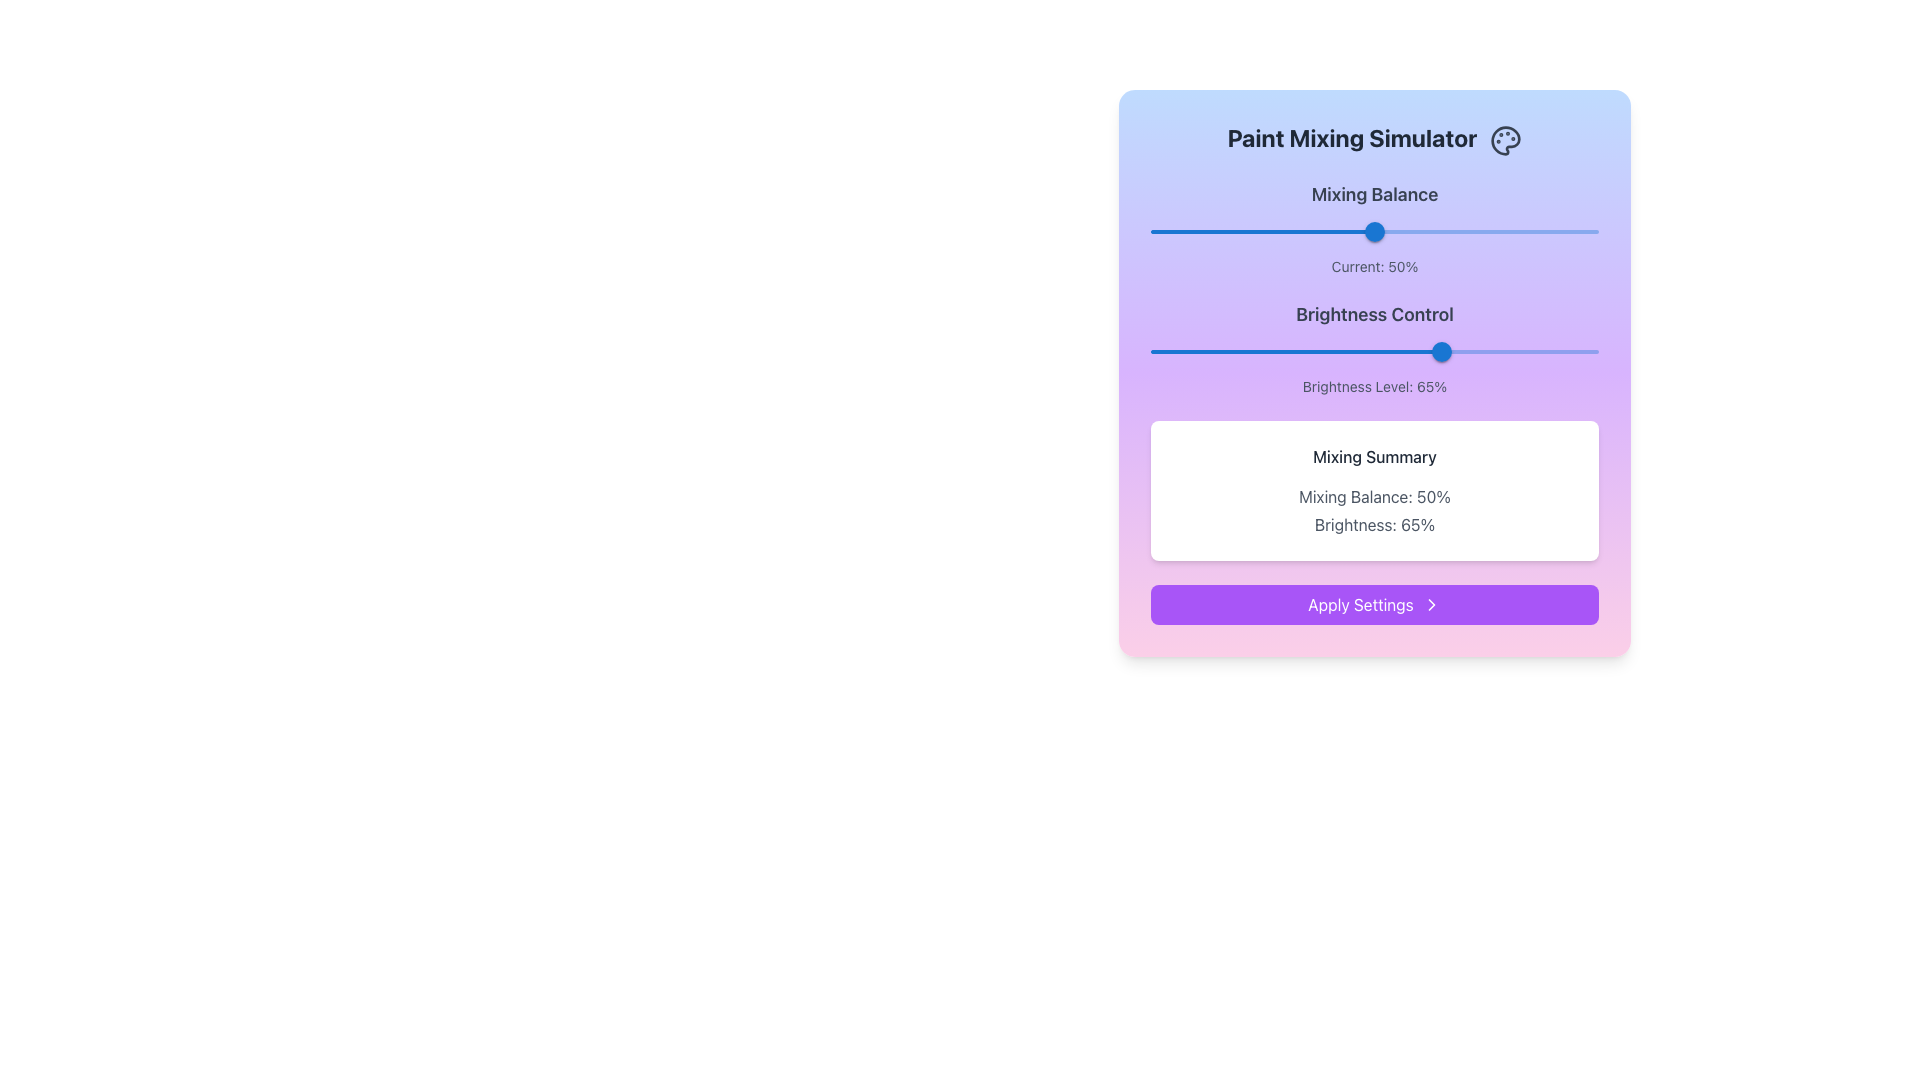 The width and height of the screenshot is (1920, 1080). What do you see at coordinates (1342, 230) in the screenshot?
I see `Mixing Balance` at bounding box center [1342, 230].